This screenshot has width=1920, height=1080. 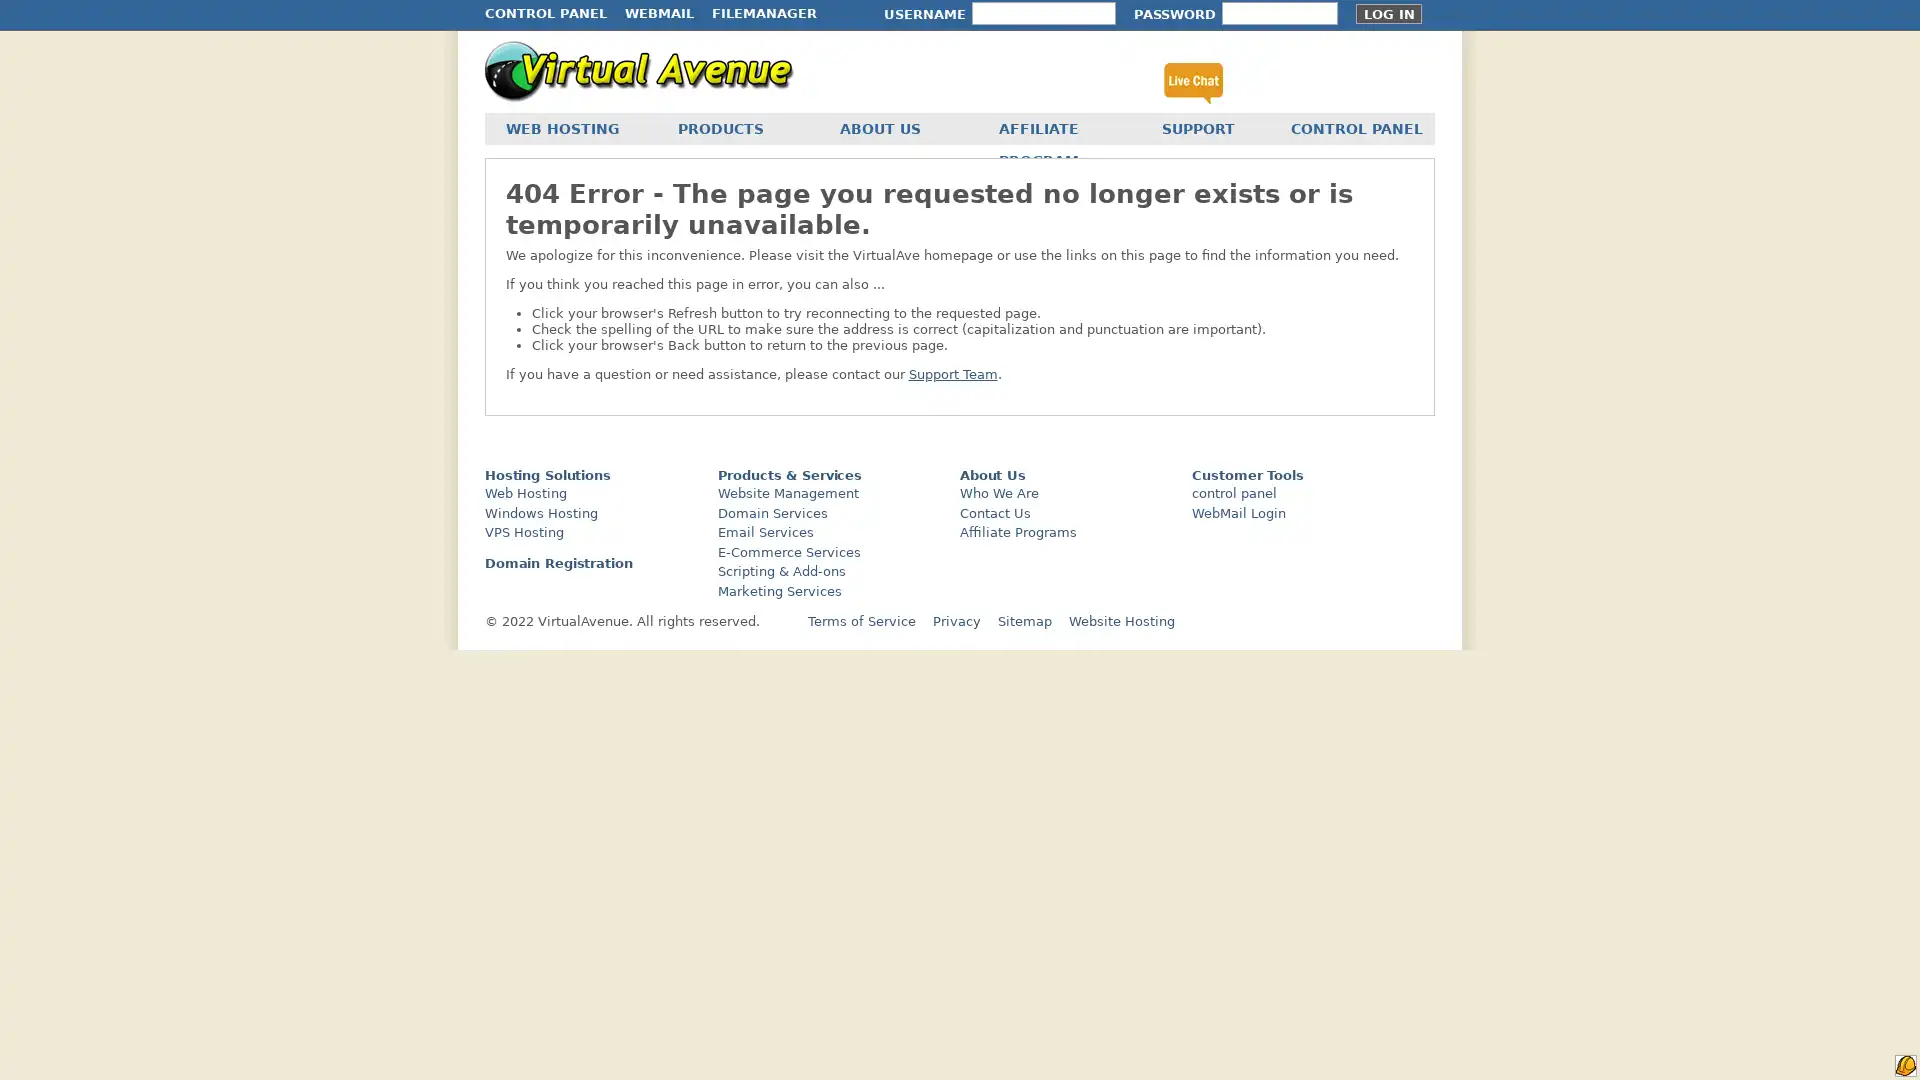 I want to click on Got It, so click(x=203, y=948).